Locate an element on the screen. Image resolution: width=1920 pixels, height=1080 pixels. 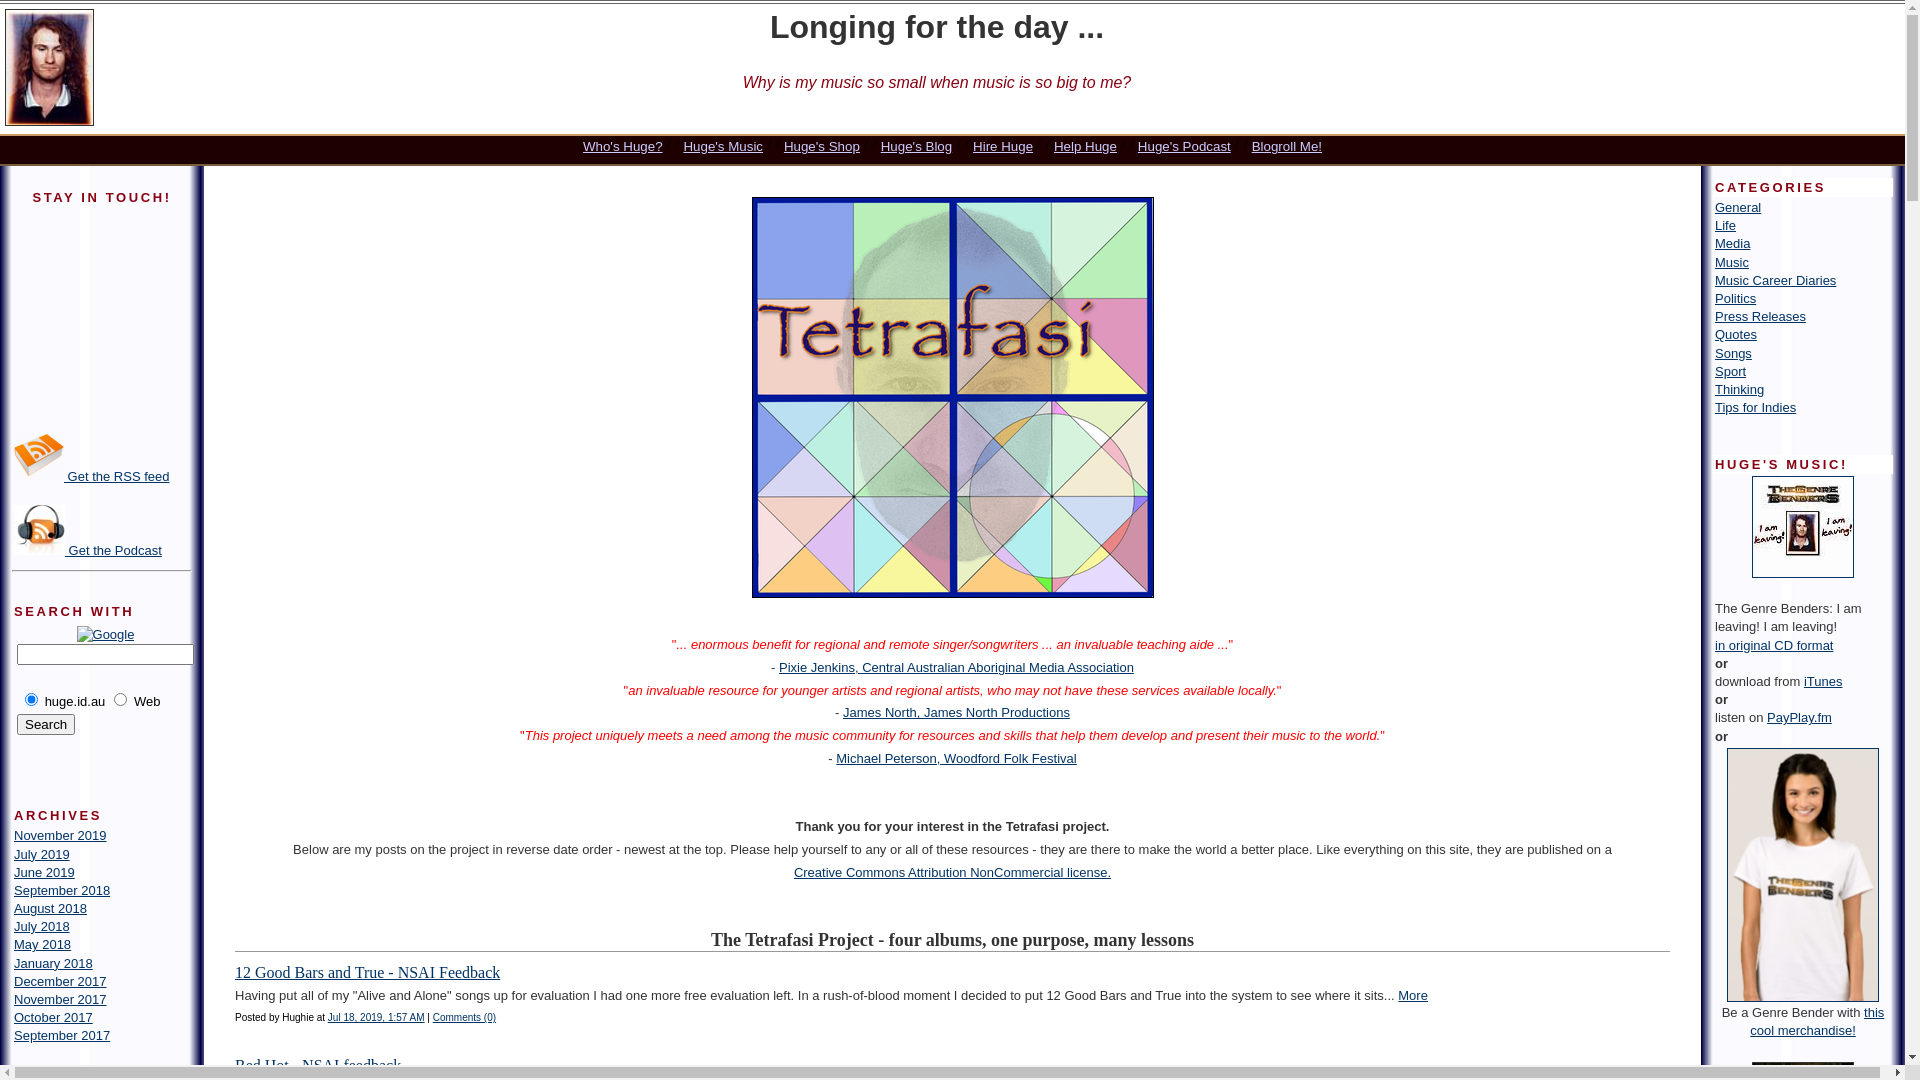
'Press Releases' is located at coordinates (1760, 315).